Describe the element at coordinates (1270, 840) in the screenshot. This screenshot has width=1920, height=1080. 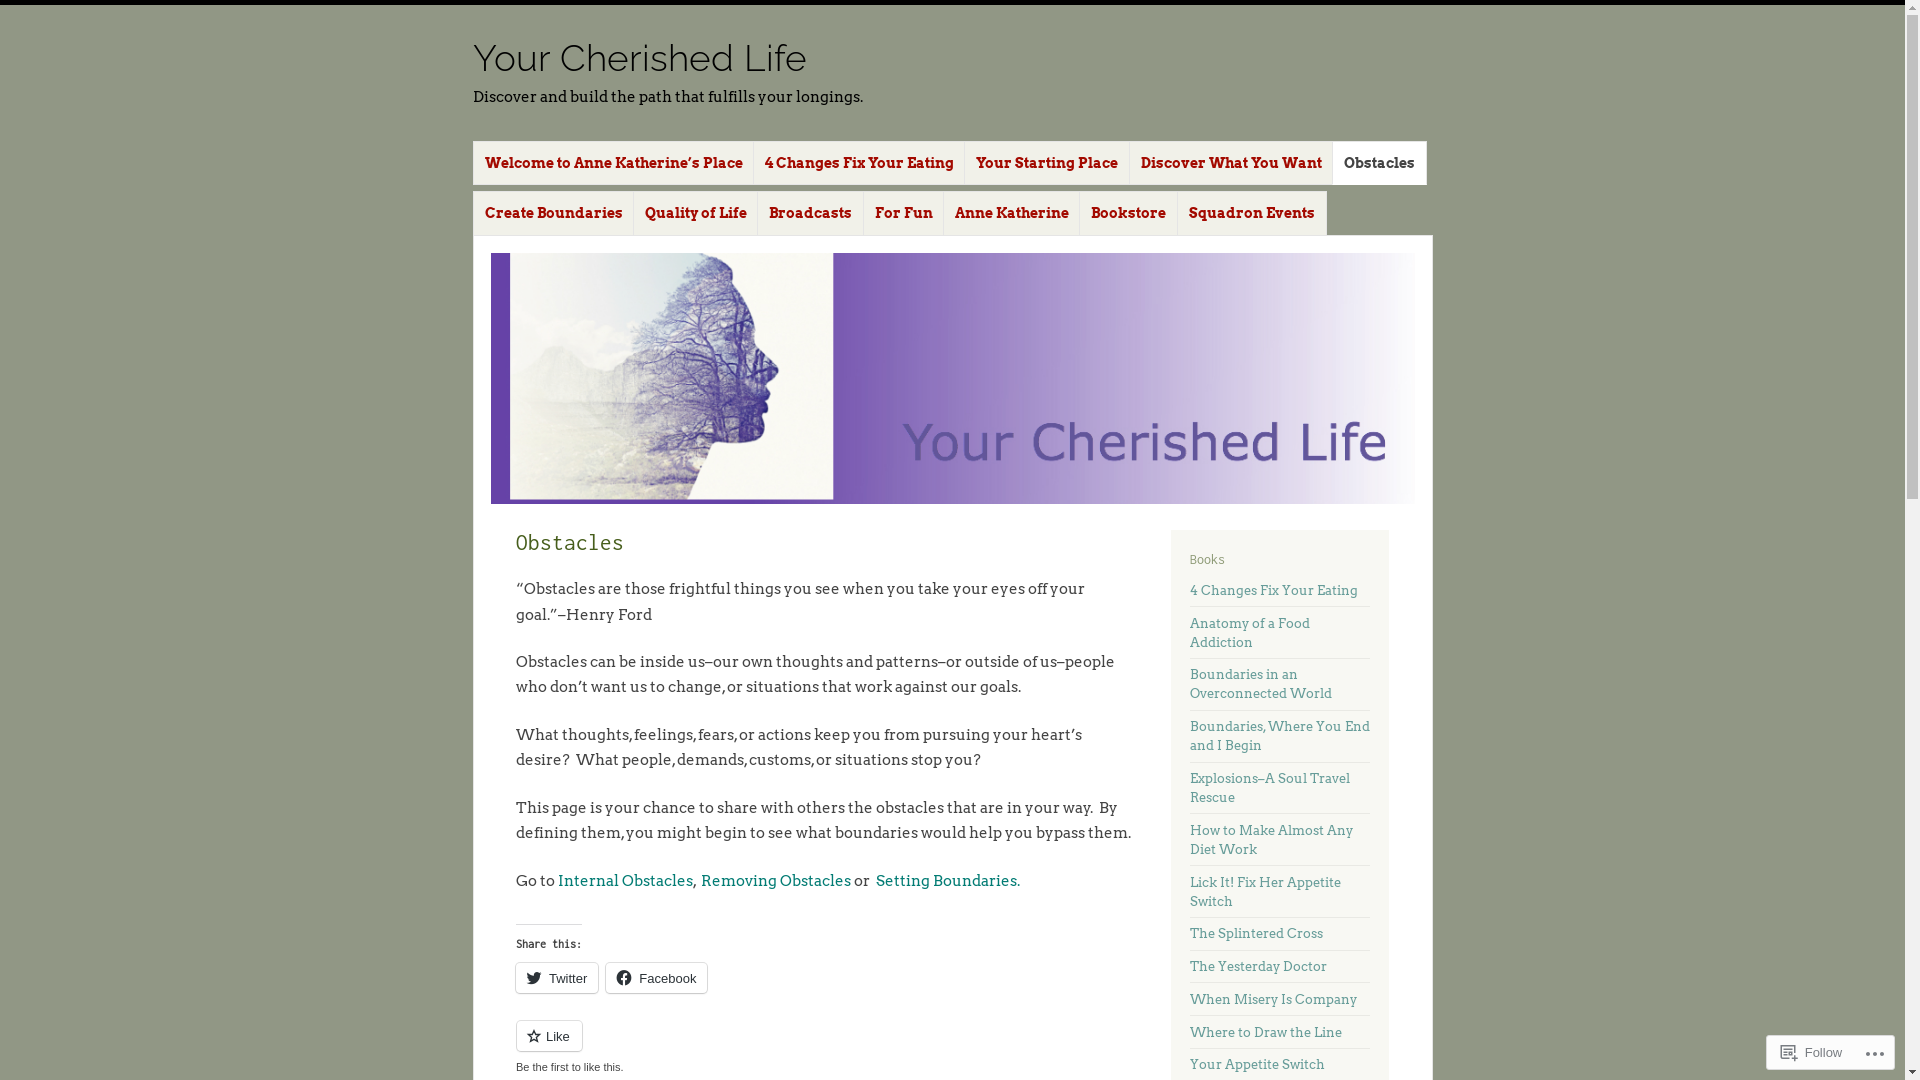
I see `'How to Make Almost Any Diet Work'` at that location.